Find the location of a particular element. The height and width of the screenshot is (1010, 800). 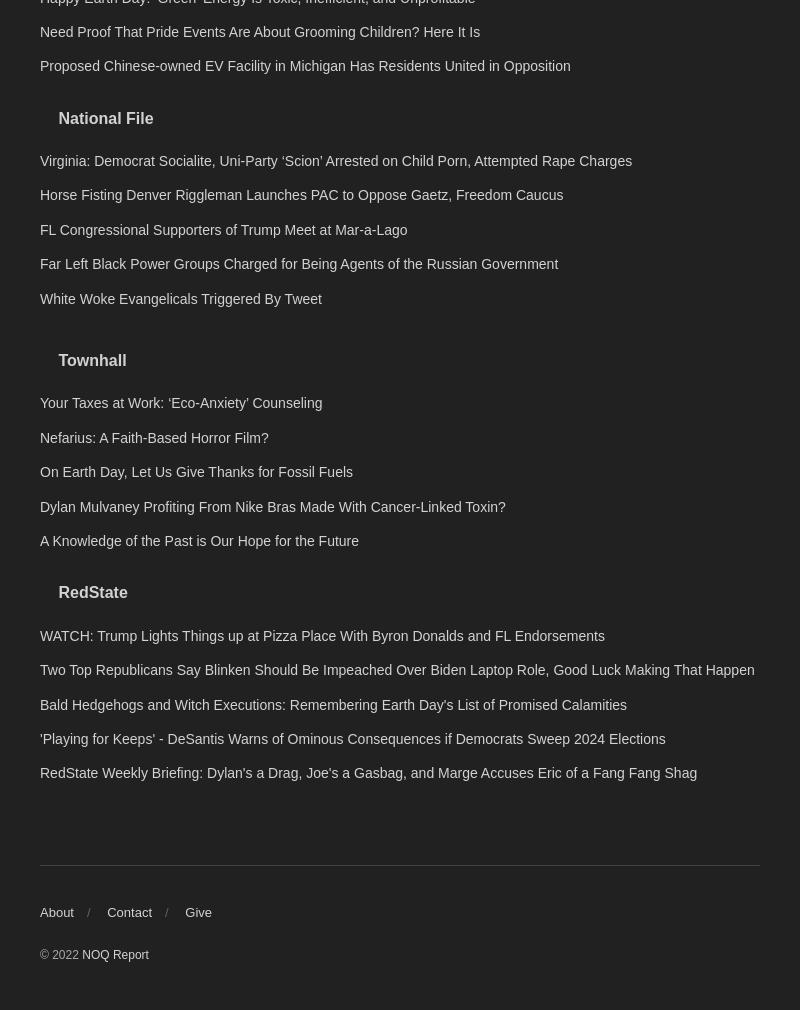

'Far Left Black Power Groups Charged for Being Agents of the Russian Government' is located at coordinates (39, 542).